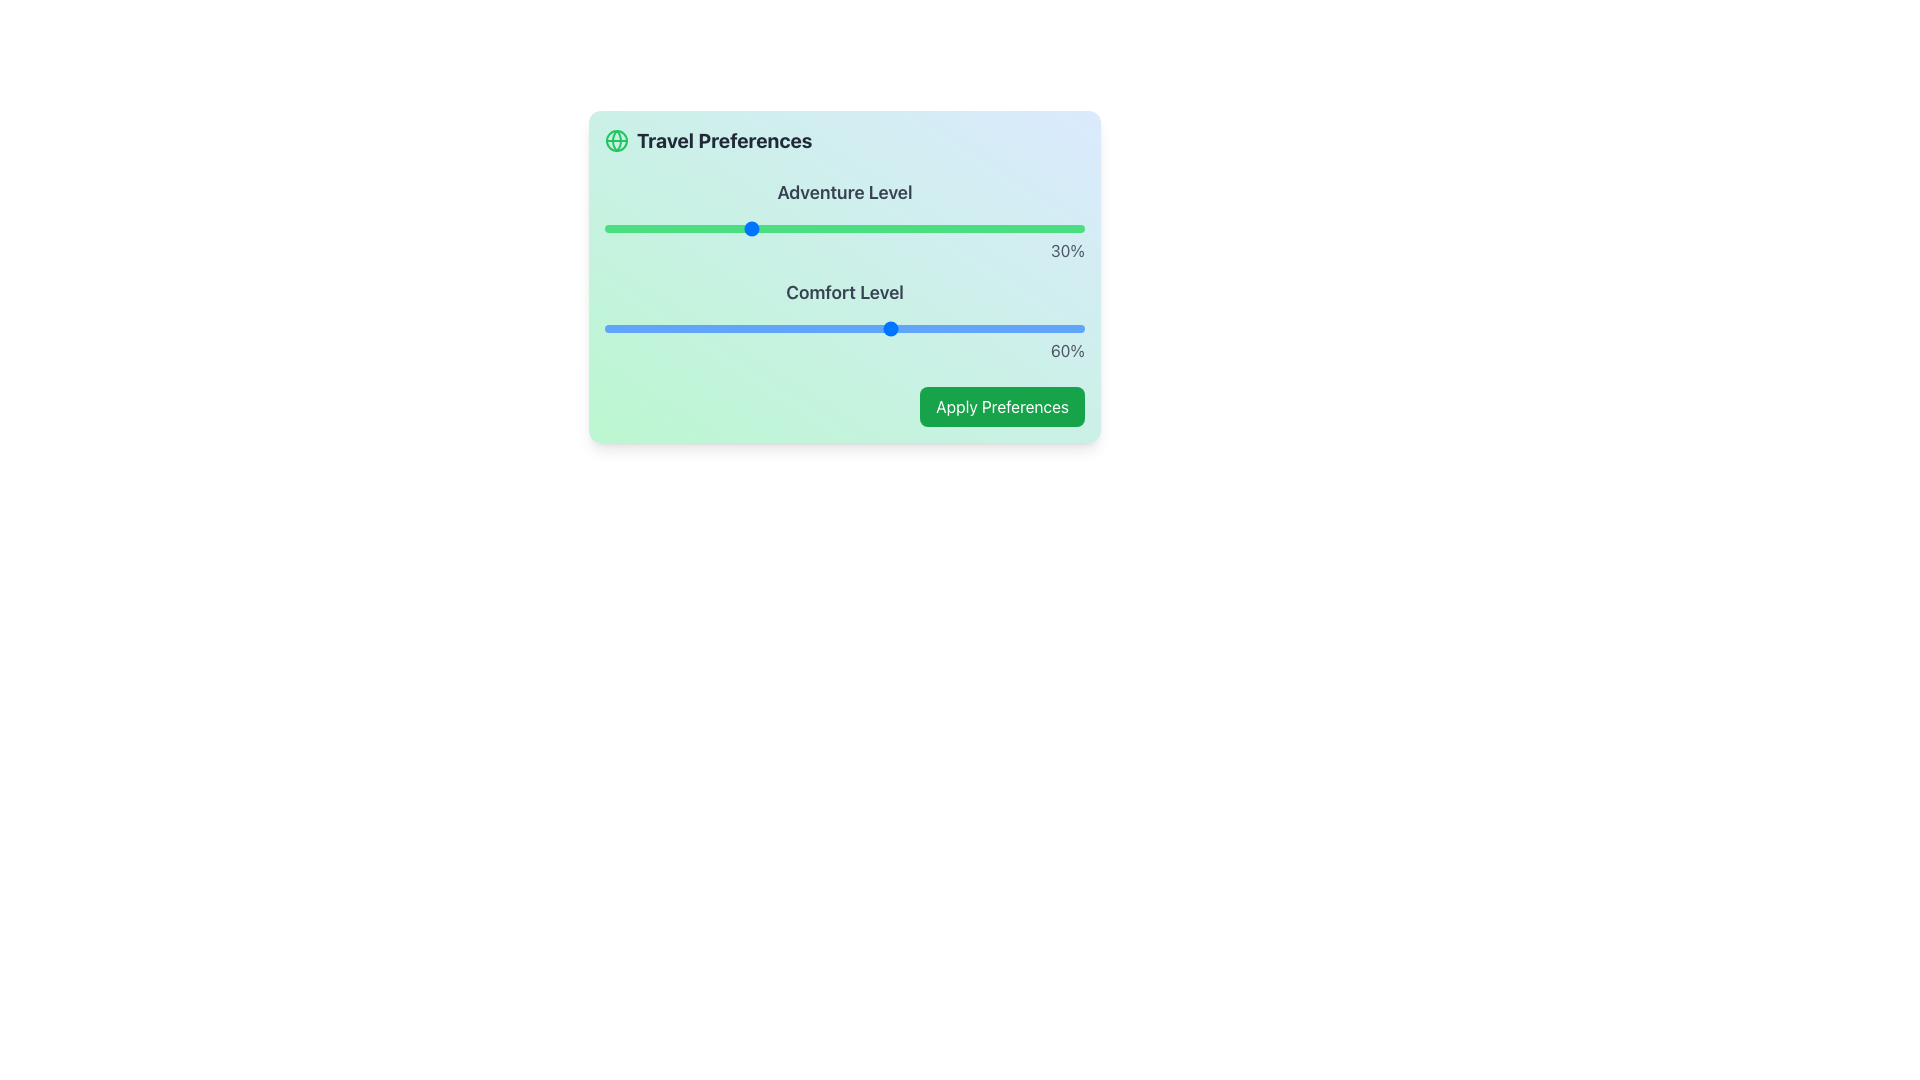  I want to click on the comfort level, so click(623, 327).